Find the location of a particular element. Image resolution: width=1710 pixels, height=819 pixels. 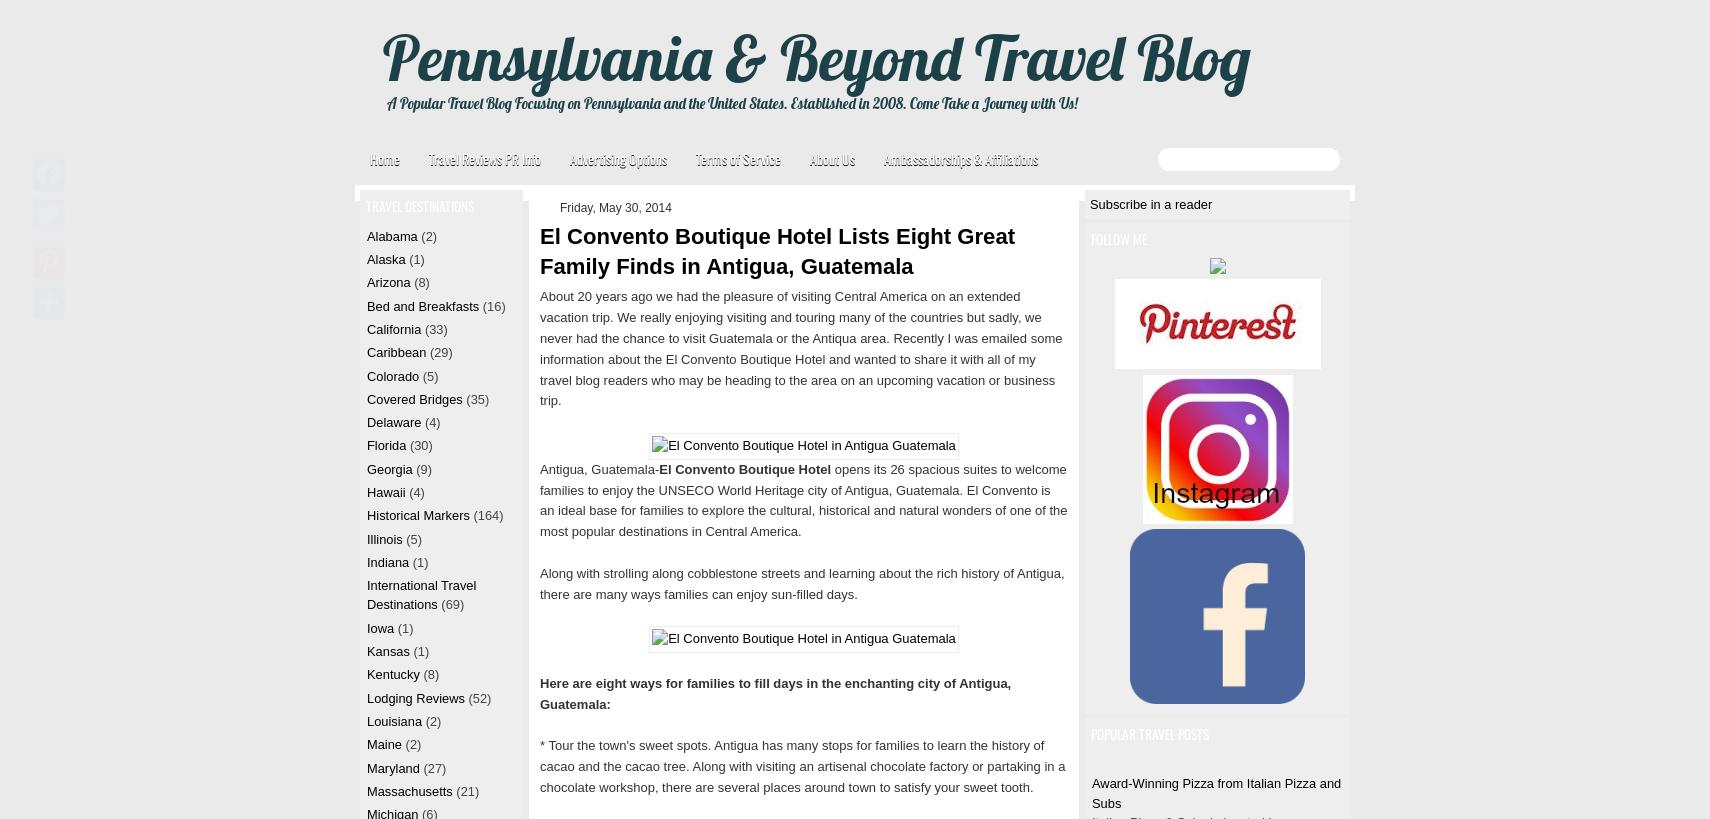

'Historical Markers' is located at coordinates (416, 514).